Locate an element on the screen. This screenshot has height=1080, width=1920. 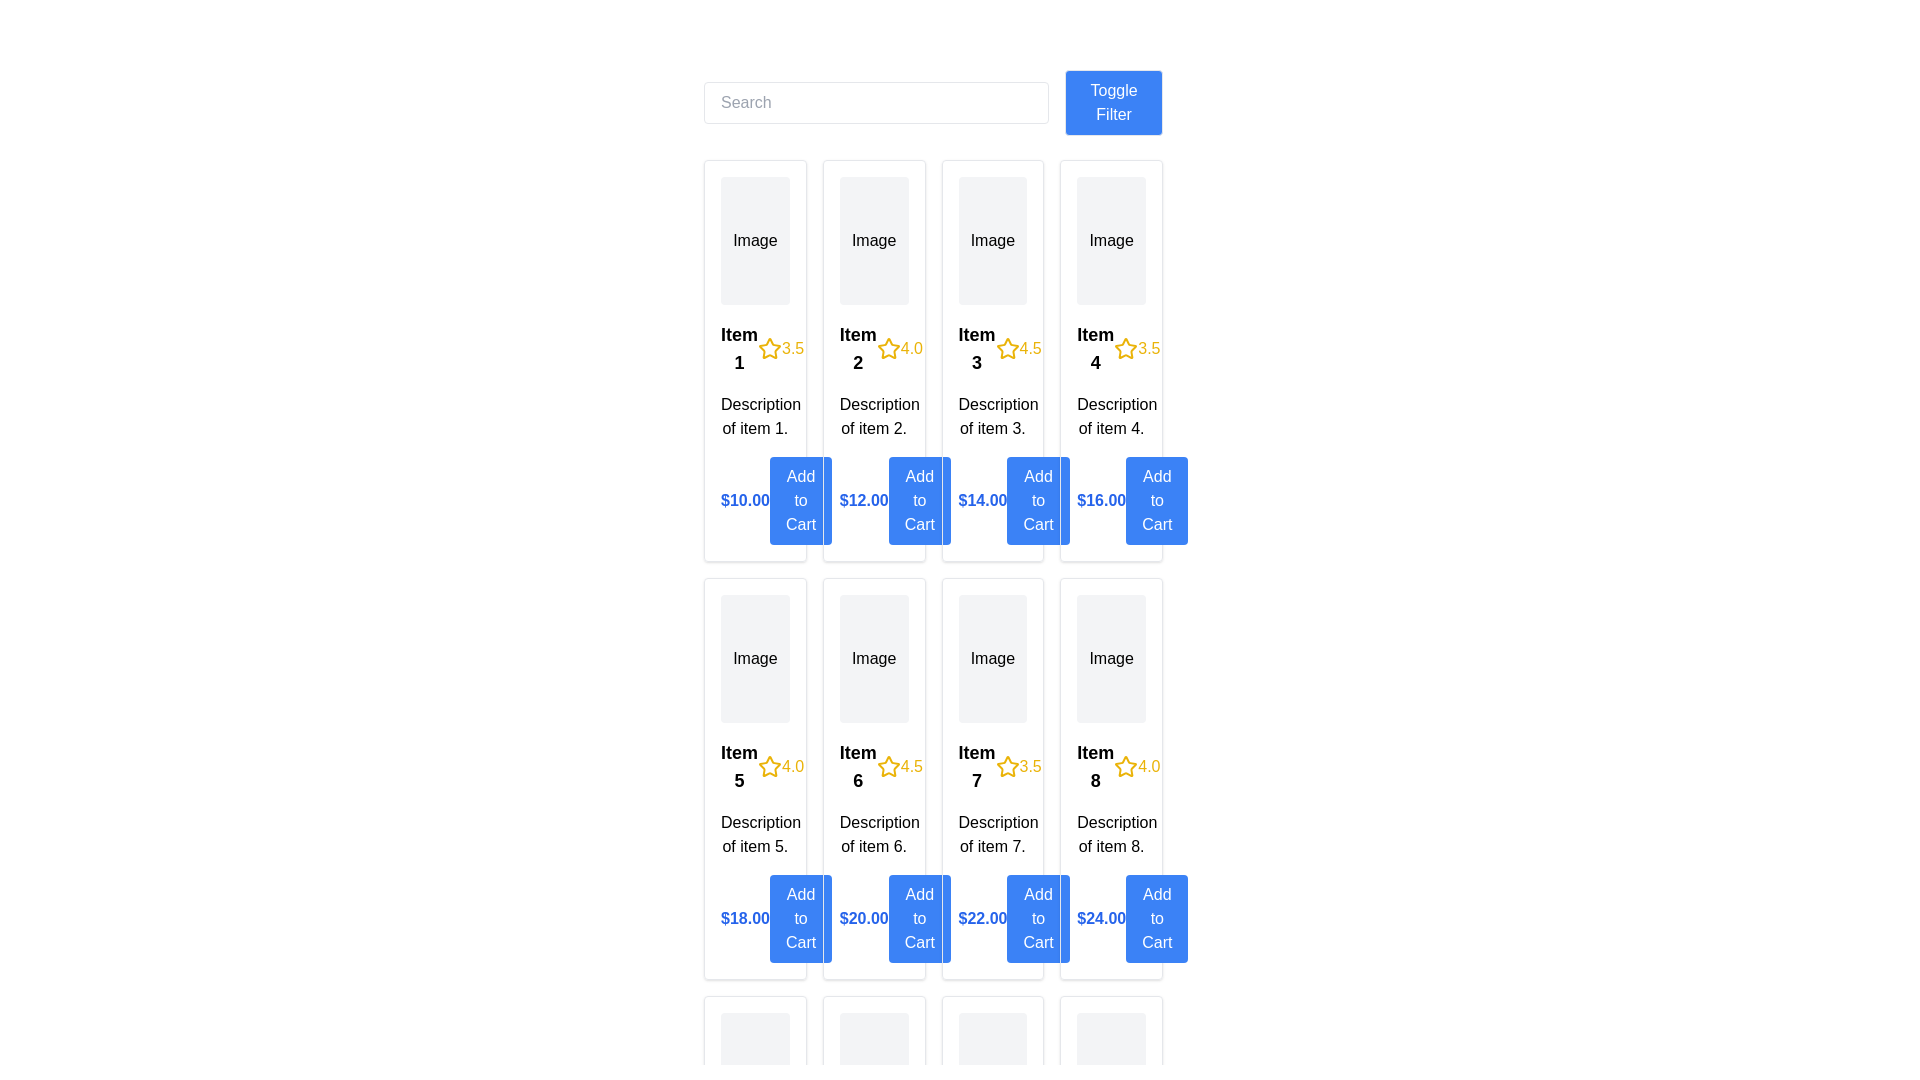
the rating star icon located to the left of the numeric rating '4.0' for 'Item 8' in the second row and fourth column of the item grid is located at coordinates (1126, 766).